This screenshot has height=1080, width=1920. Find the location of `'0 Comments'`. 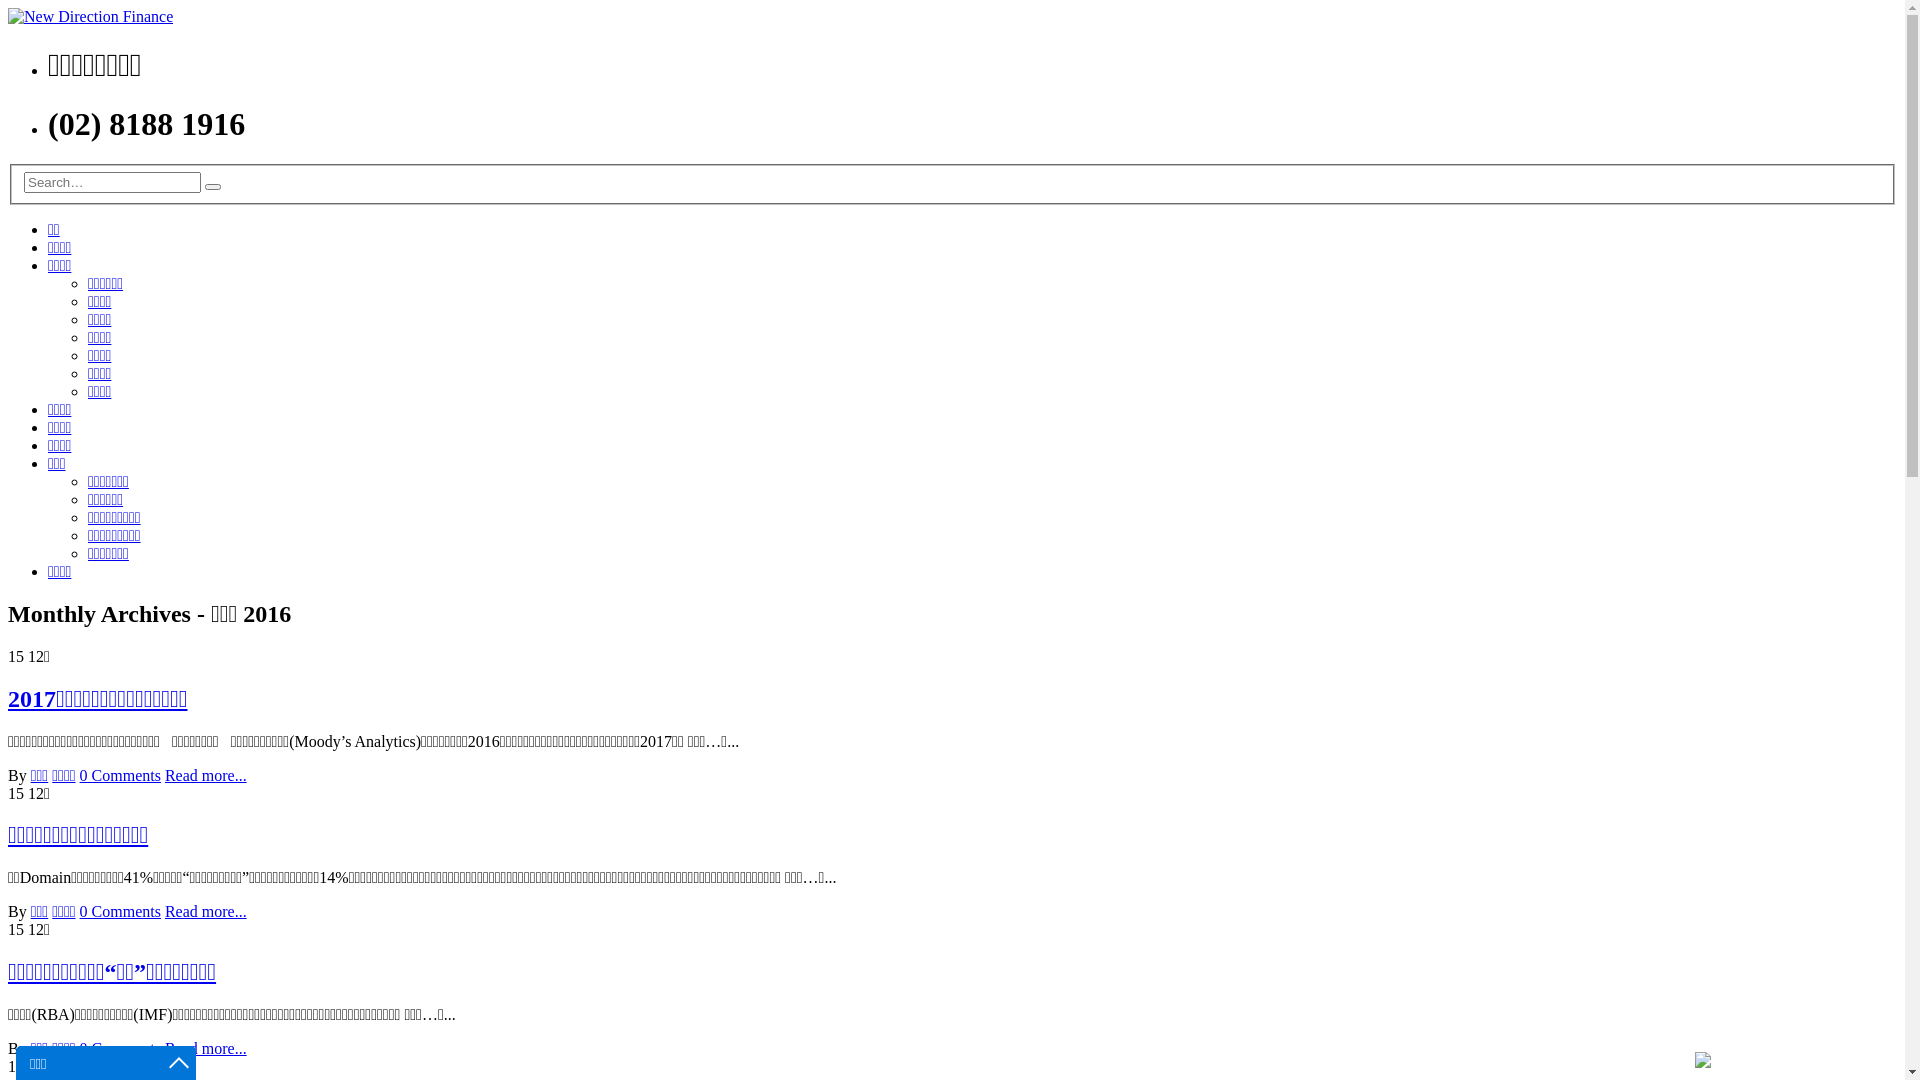

'0 Comments' is located at coordinates (119, 1047).